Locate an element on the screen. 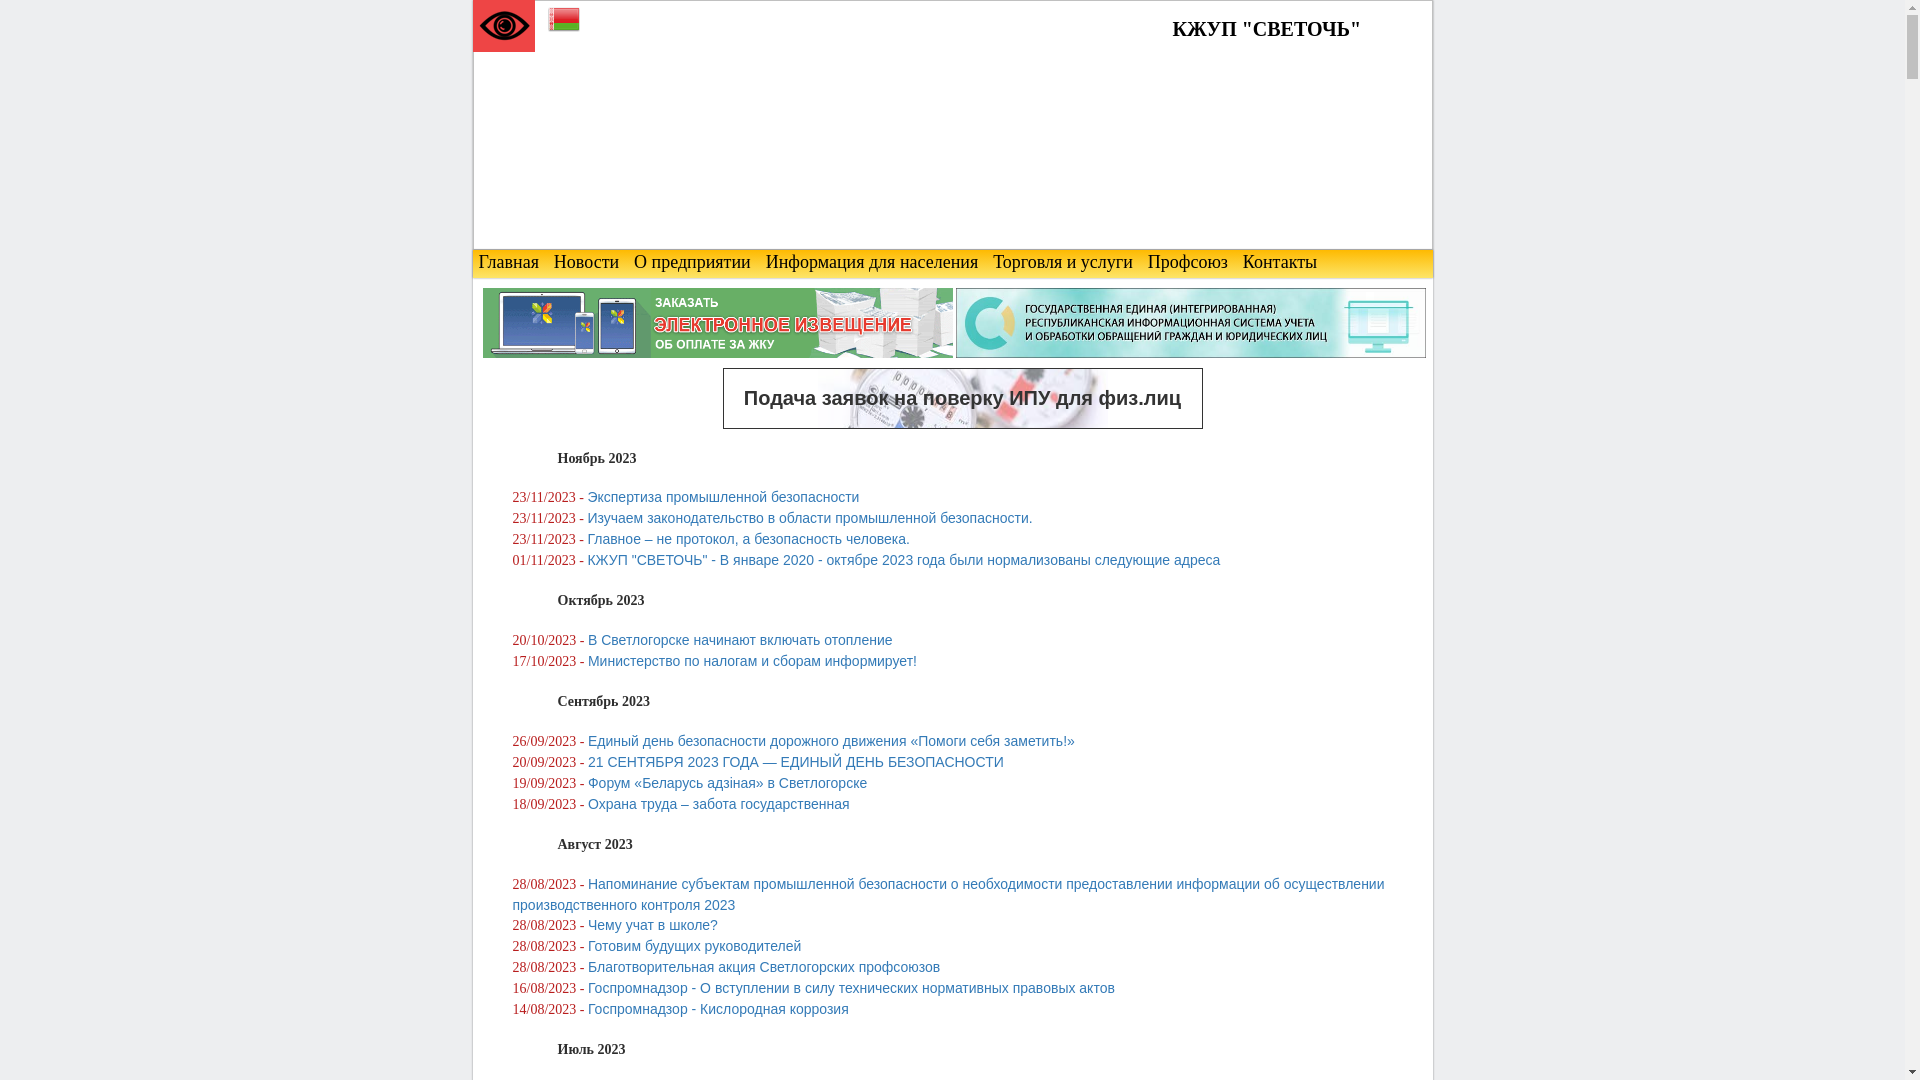  'Belarusian' is located at coordinates (562, 22).